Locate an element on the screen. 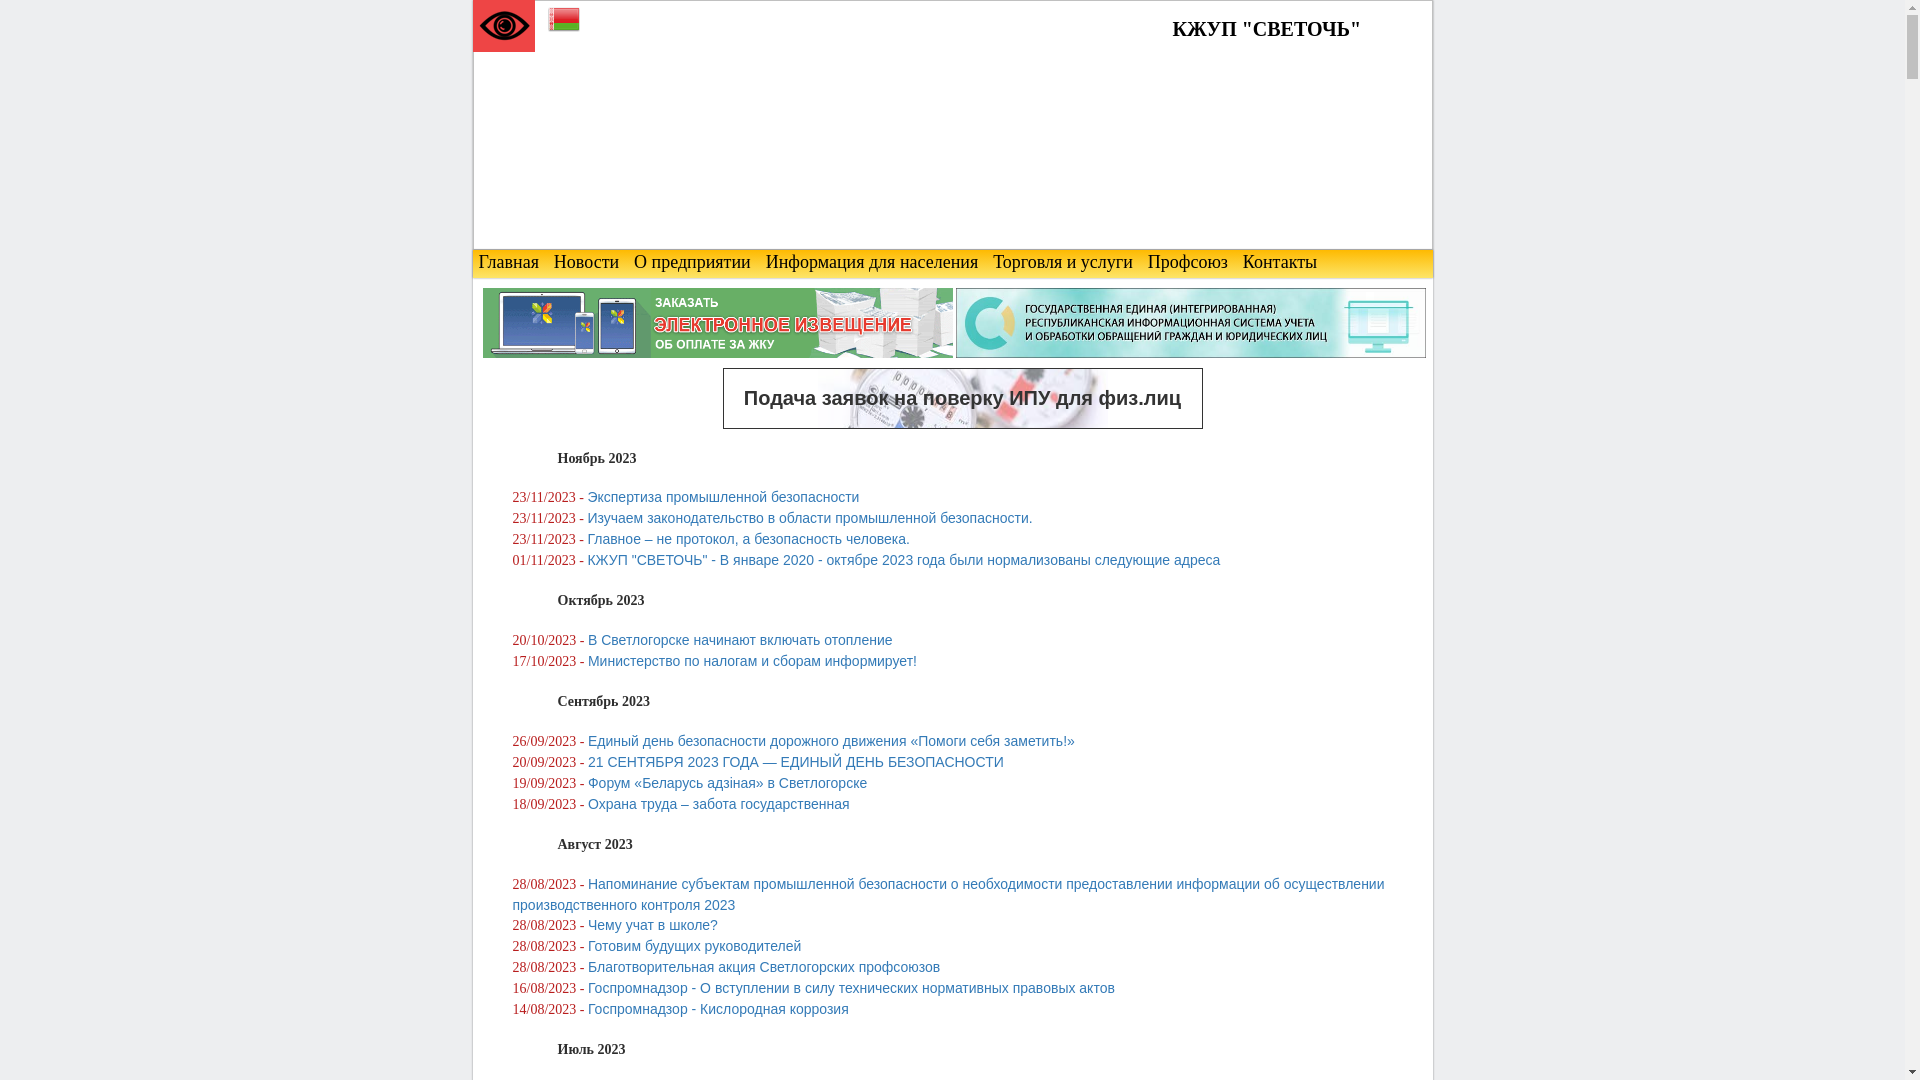  'Belarusian' is located at coordinates (562, 22).